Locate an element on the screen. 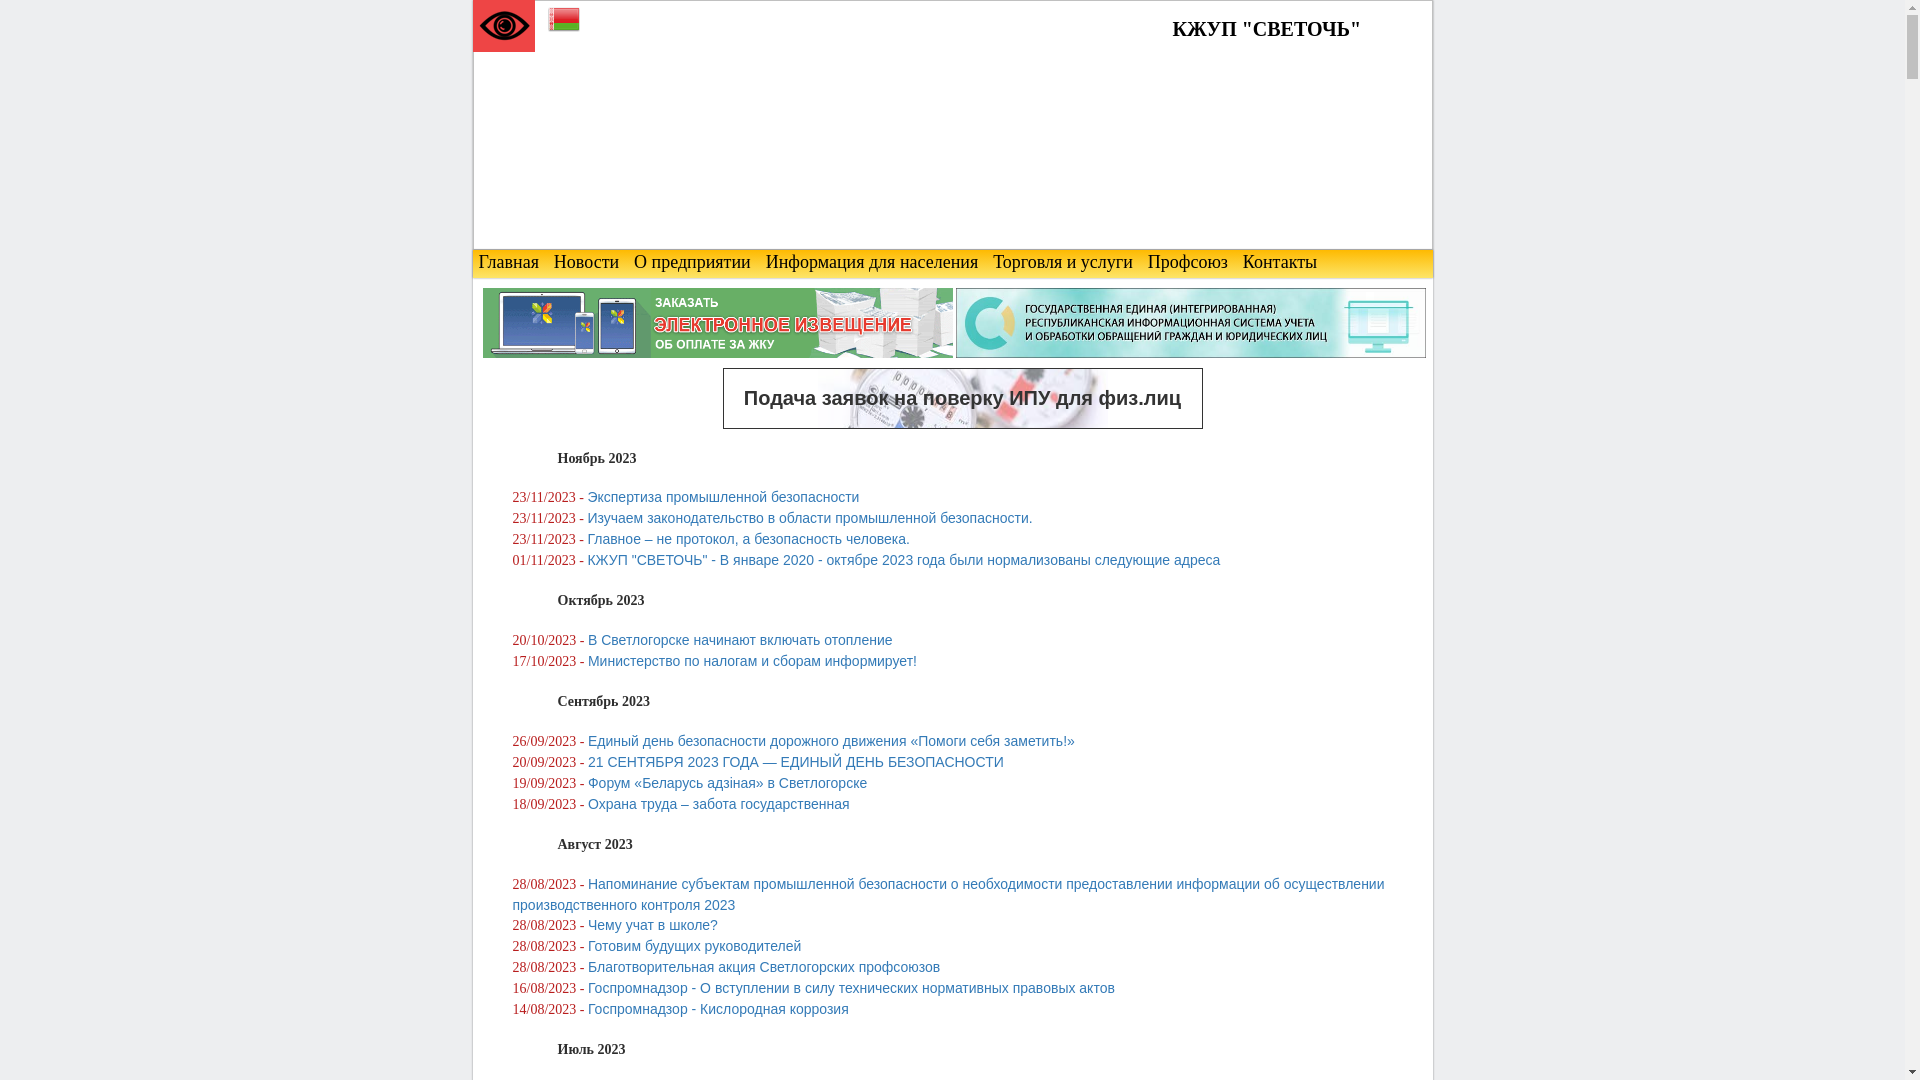  'Belarusian' is located at coordinates (562, 22).